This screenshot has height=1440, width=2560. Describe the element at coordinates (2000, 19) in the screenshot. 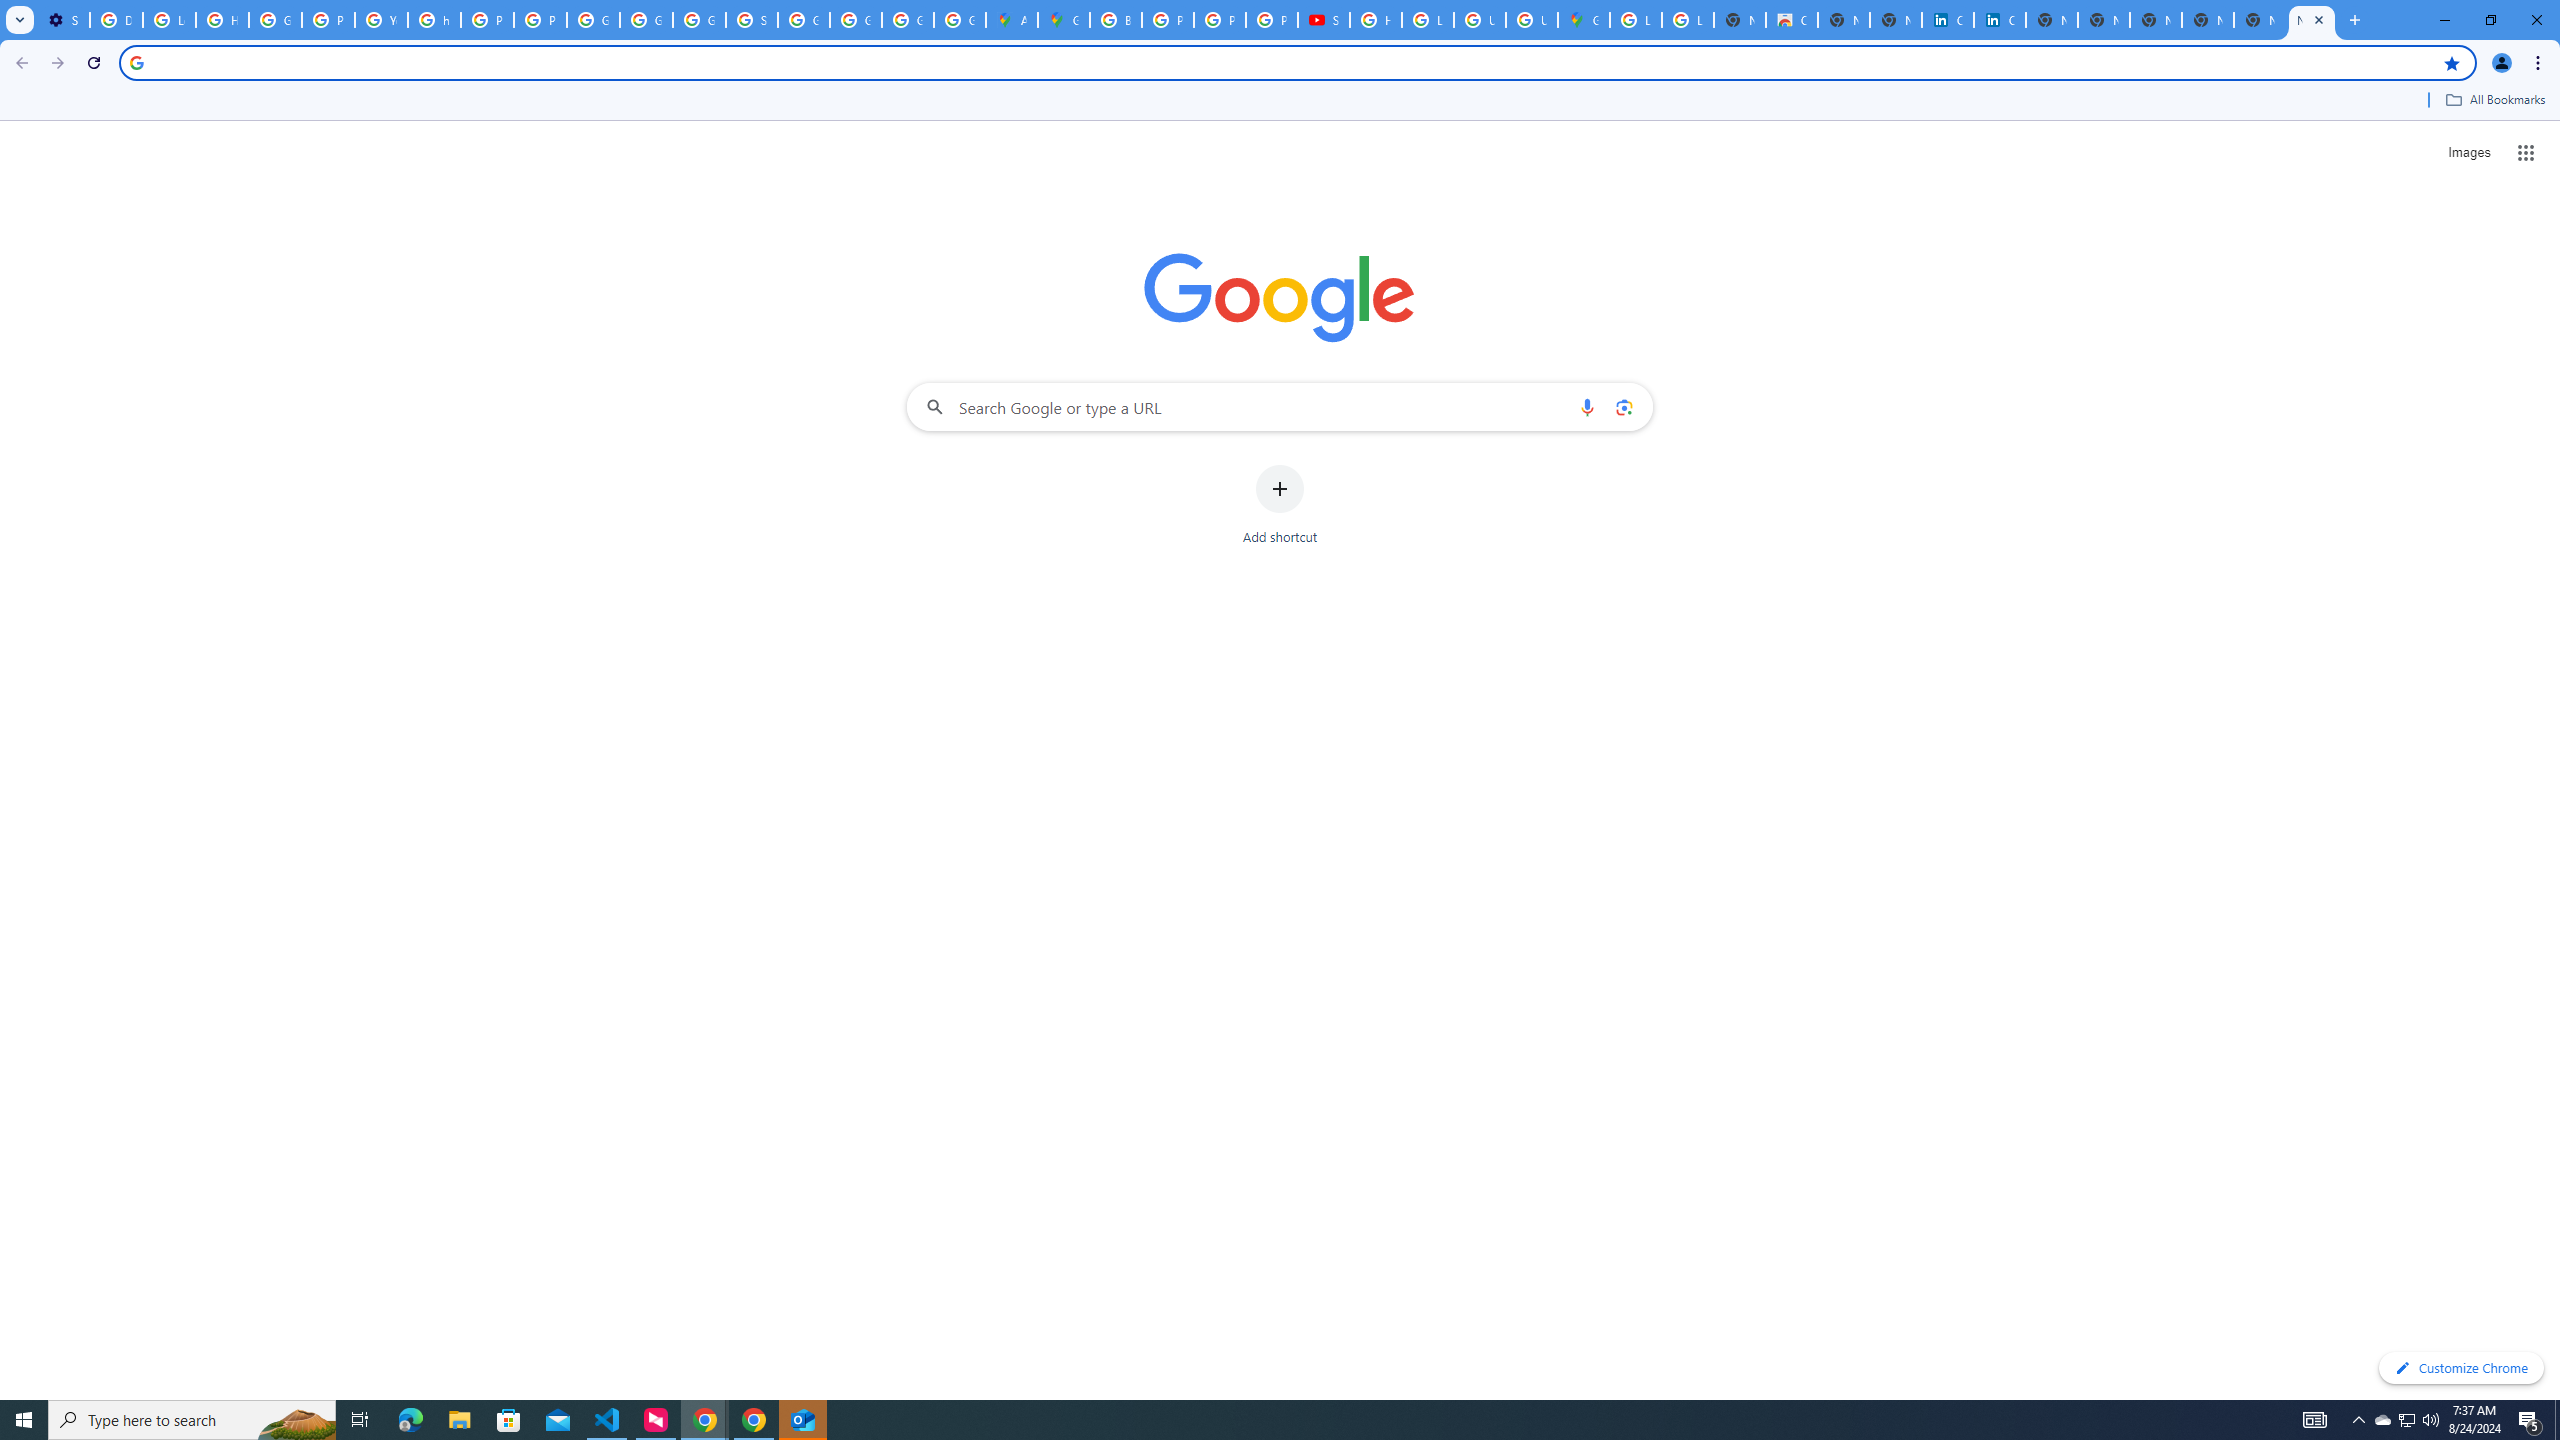

I see `'Cookie Policy | LinkedIn'` at that location.